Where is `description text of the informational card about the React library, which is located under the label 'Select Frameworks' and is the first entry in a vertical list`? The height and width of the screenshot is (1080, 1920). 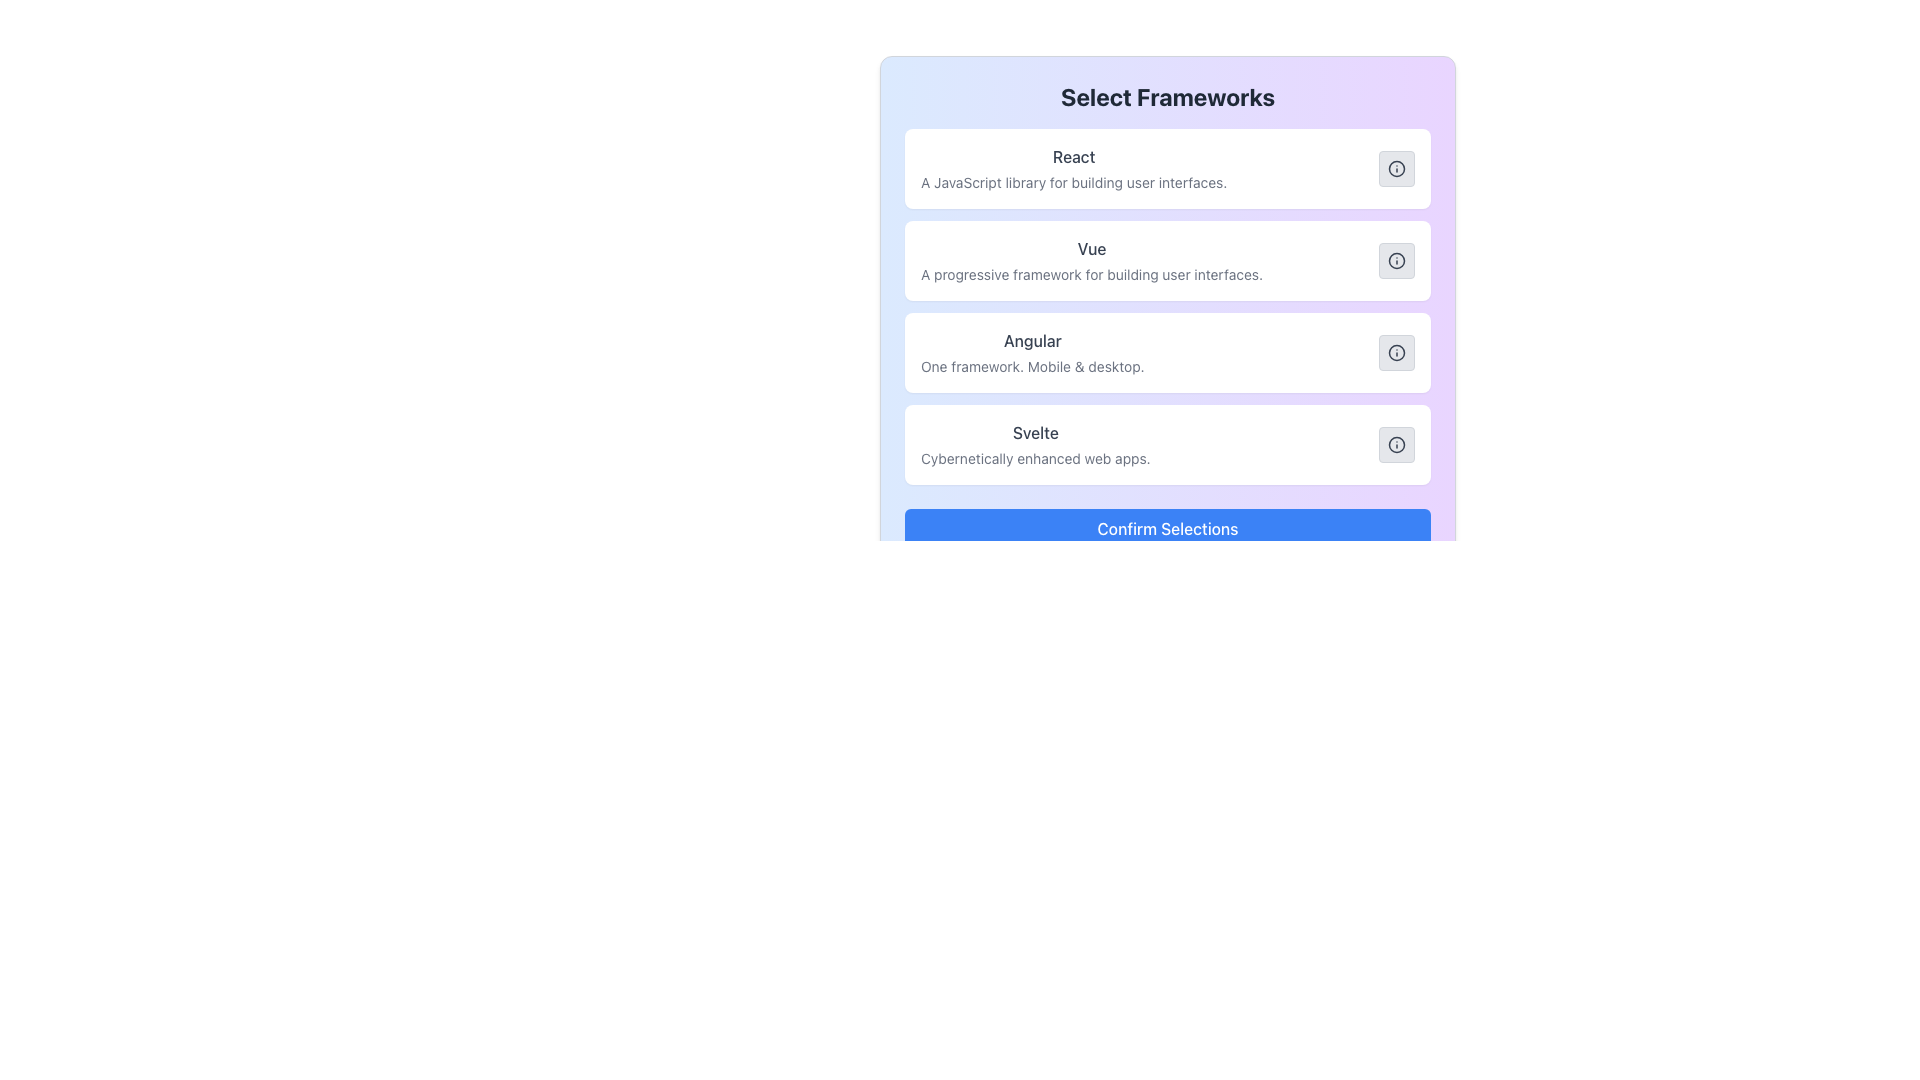 description text of the informational card about the React library, which is located under the label 'Select Frameworks' and is the first entry in a vertical list is located at coordinates (1167, 168).